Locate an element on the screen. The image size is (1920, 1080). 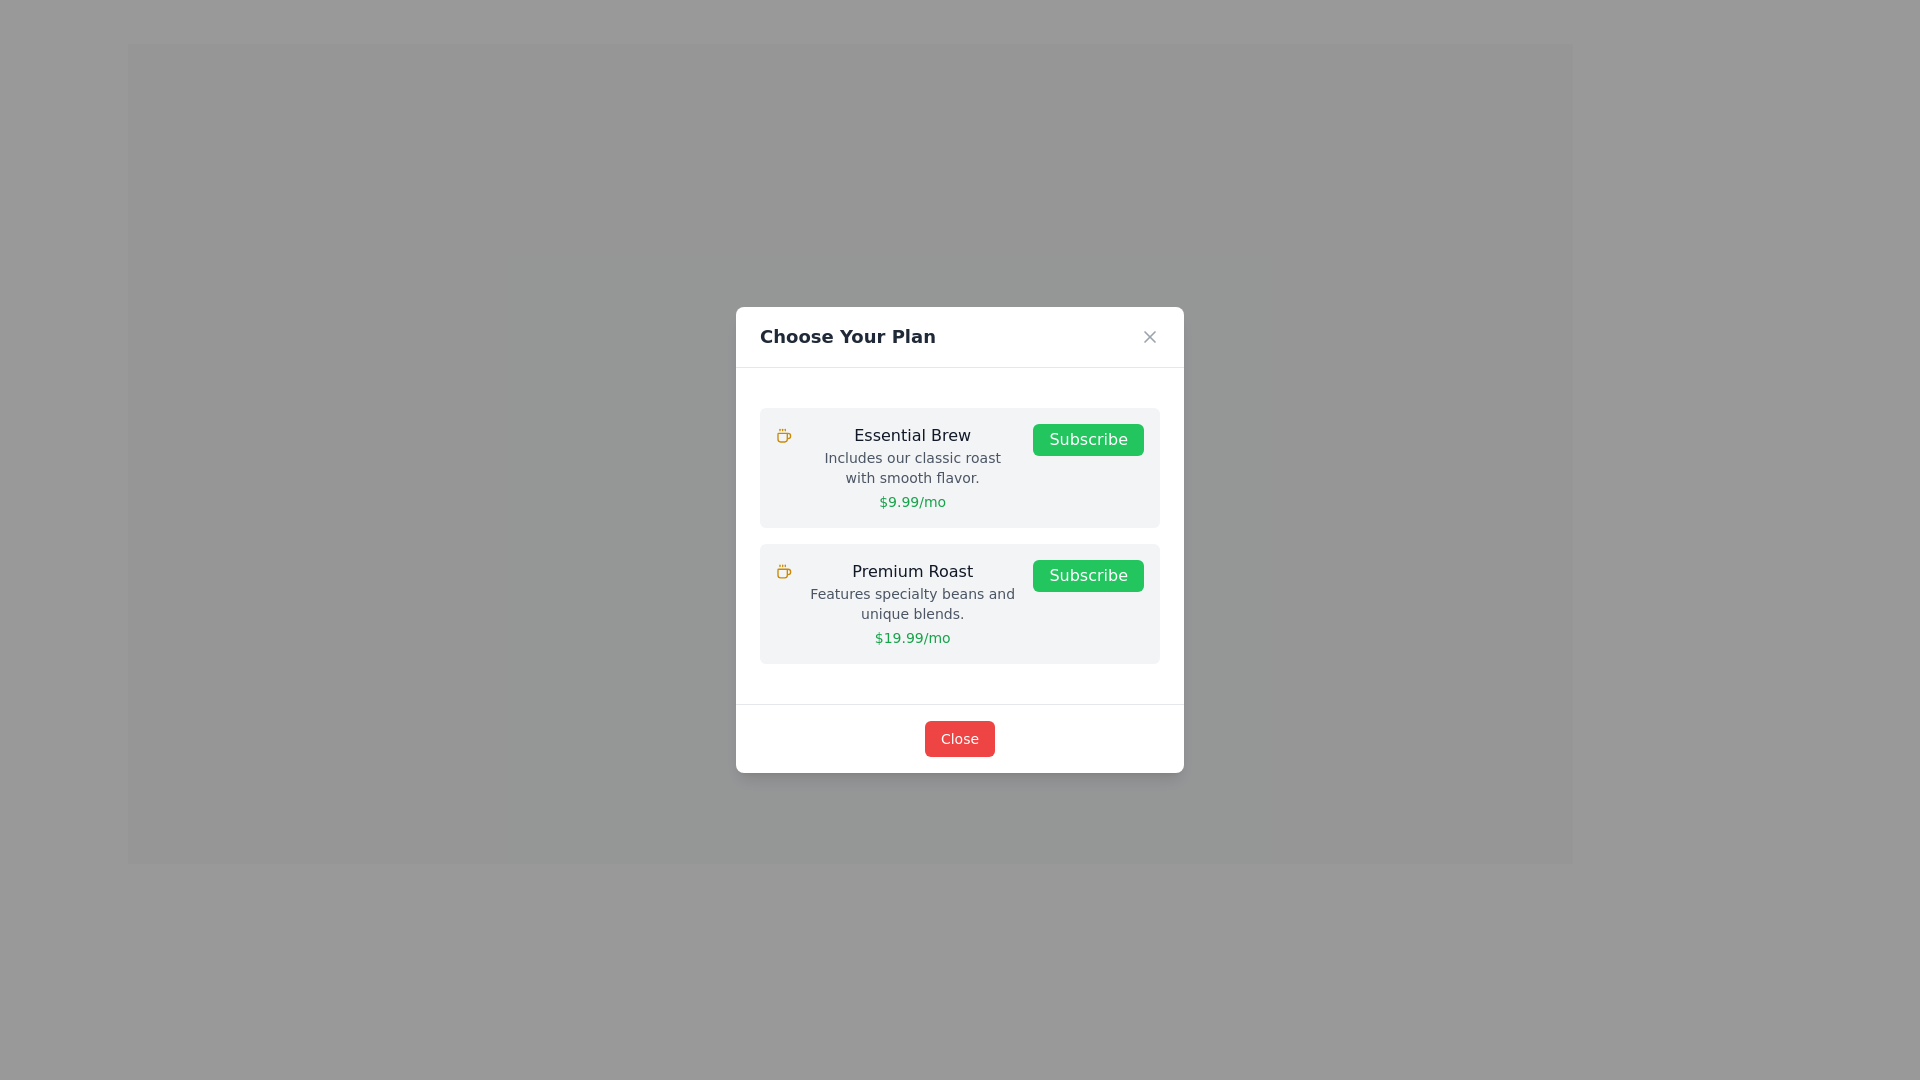
the 'Premium Roast' subscription plan card, which is the second card in the list of subscription options is located at coordinates (960, 603).